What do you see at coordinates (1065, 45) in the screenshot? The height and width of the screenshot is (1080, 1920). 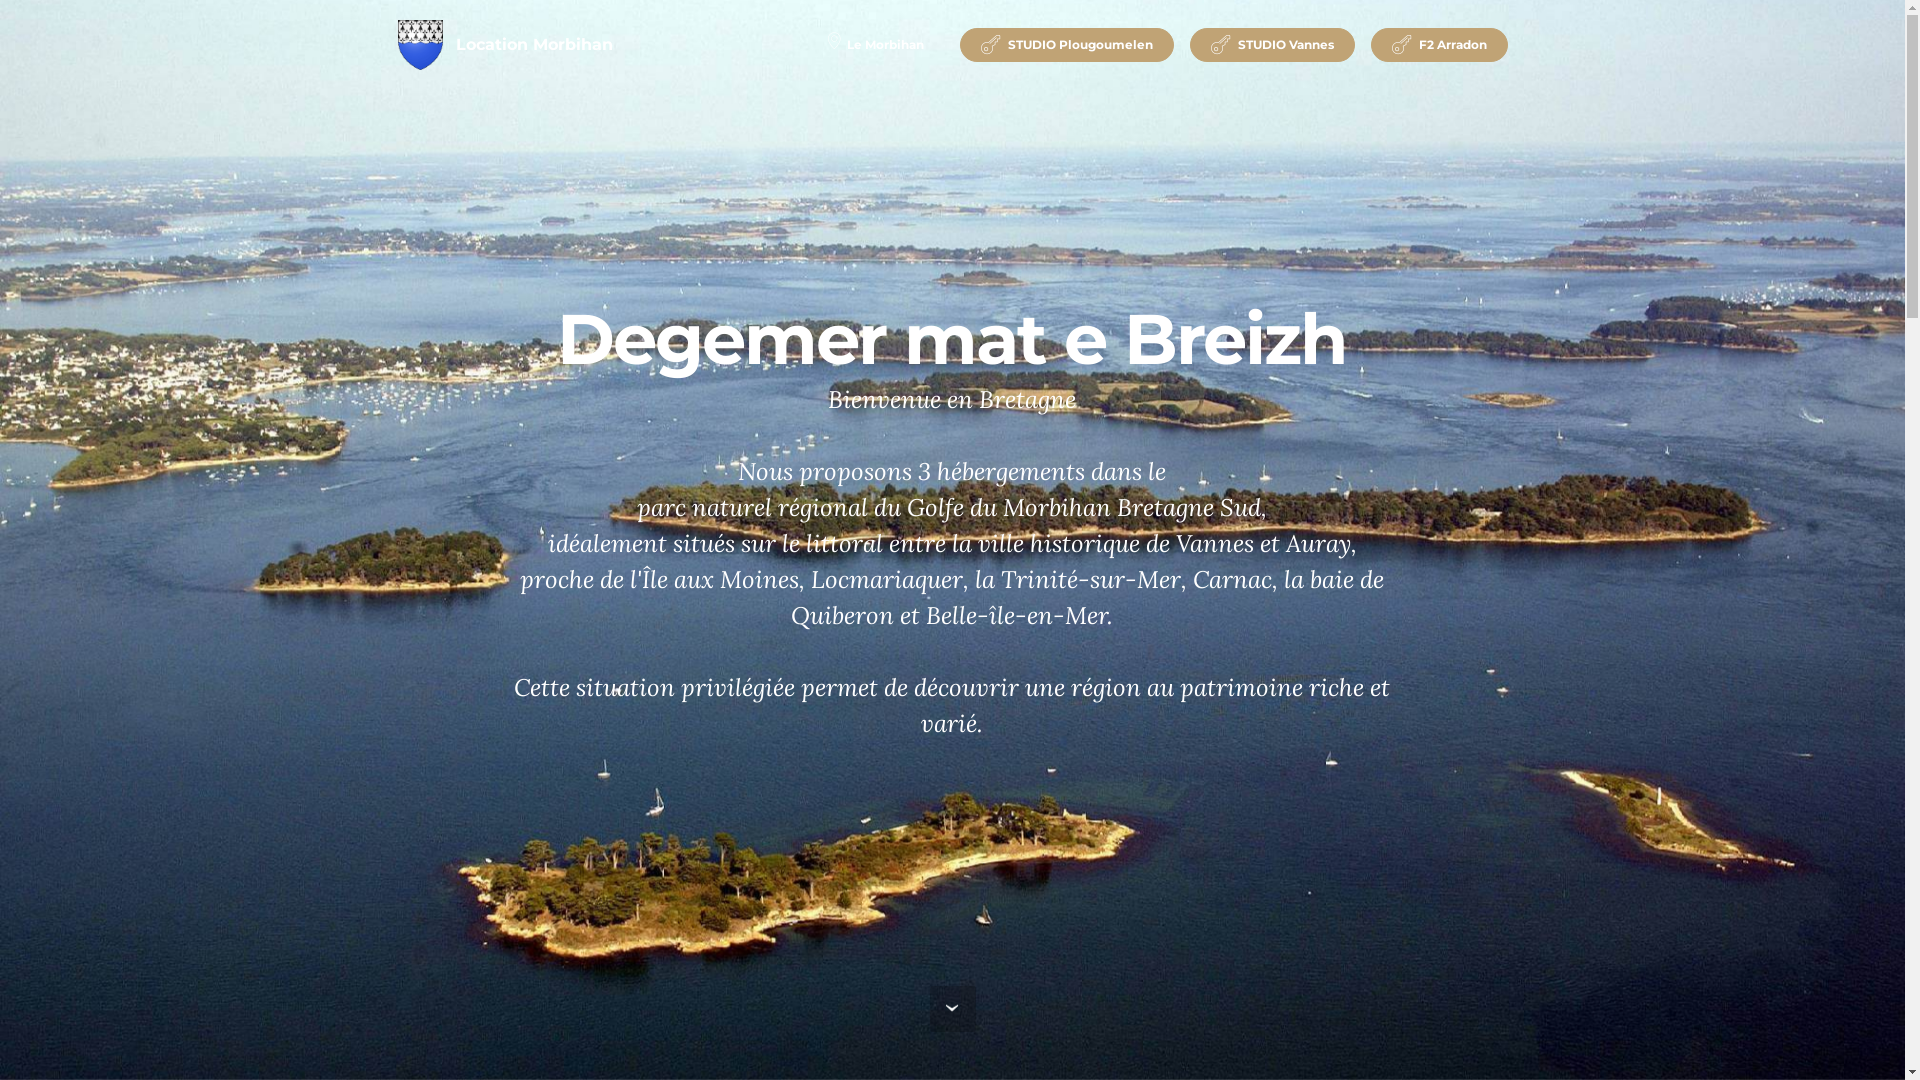 I see `'STUDIO Plougoumelen'` at bounding box center [1065, 45].